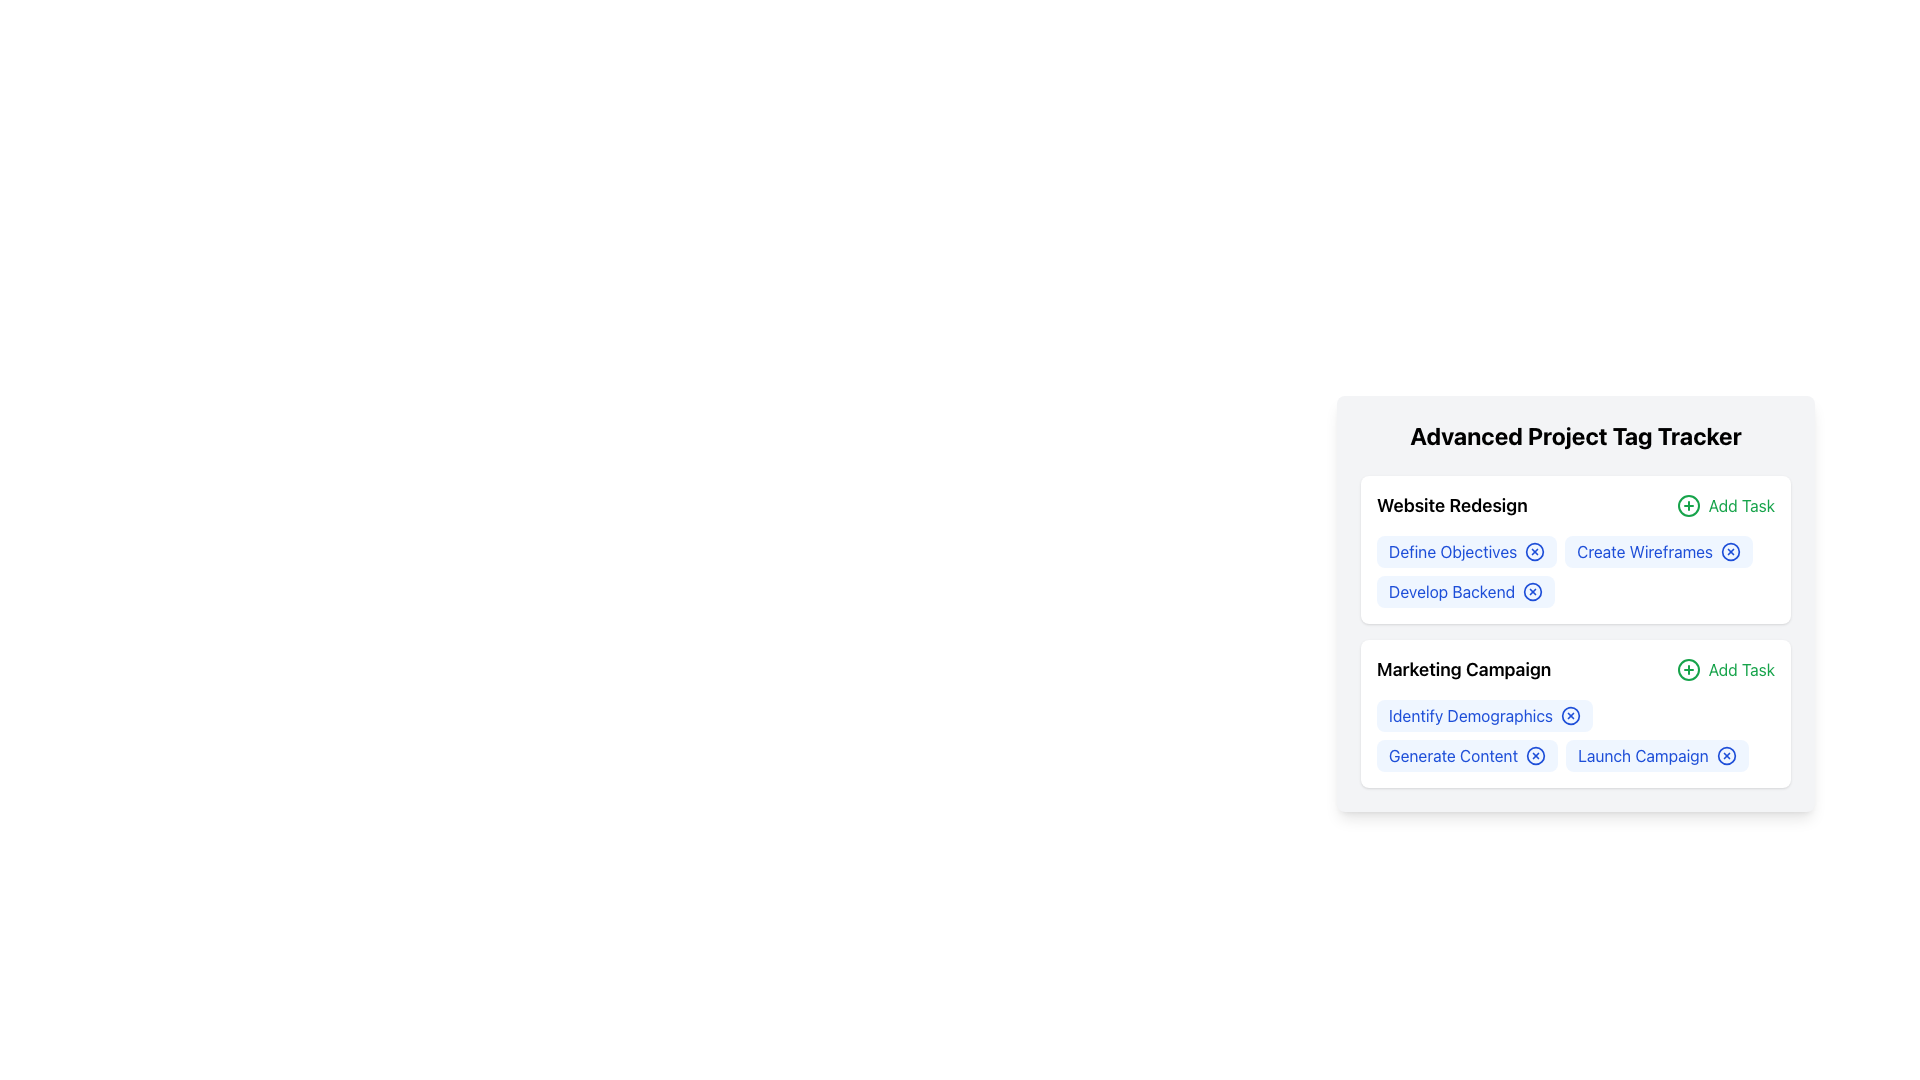 The height and width of the screenshot is (1080, 1920). Describe the element at coordinates (1484, 715) in the screenshot. I see `the first button labeled 'Identify Demographics' in the 'Marketing Campaign' section under 'Advanced Project Tag Tracker'` at that location.